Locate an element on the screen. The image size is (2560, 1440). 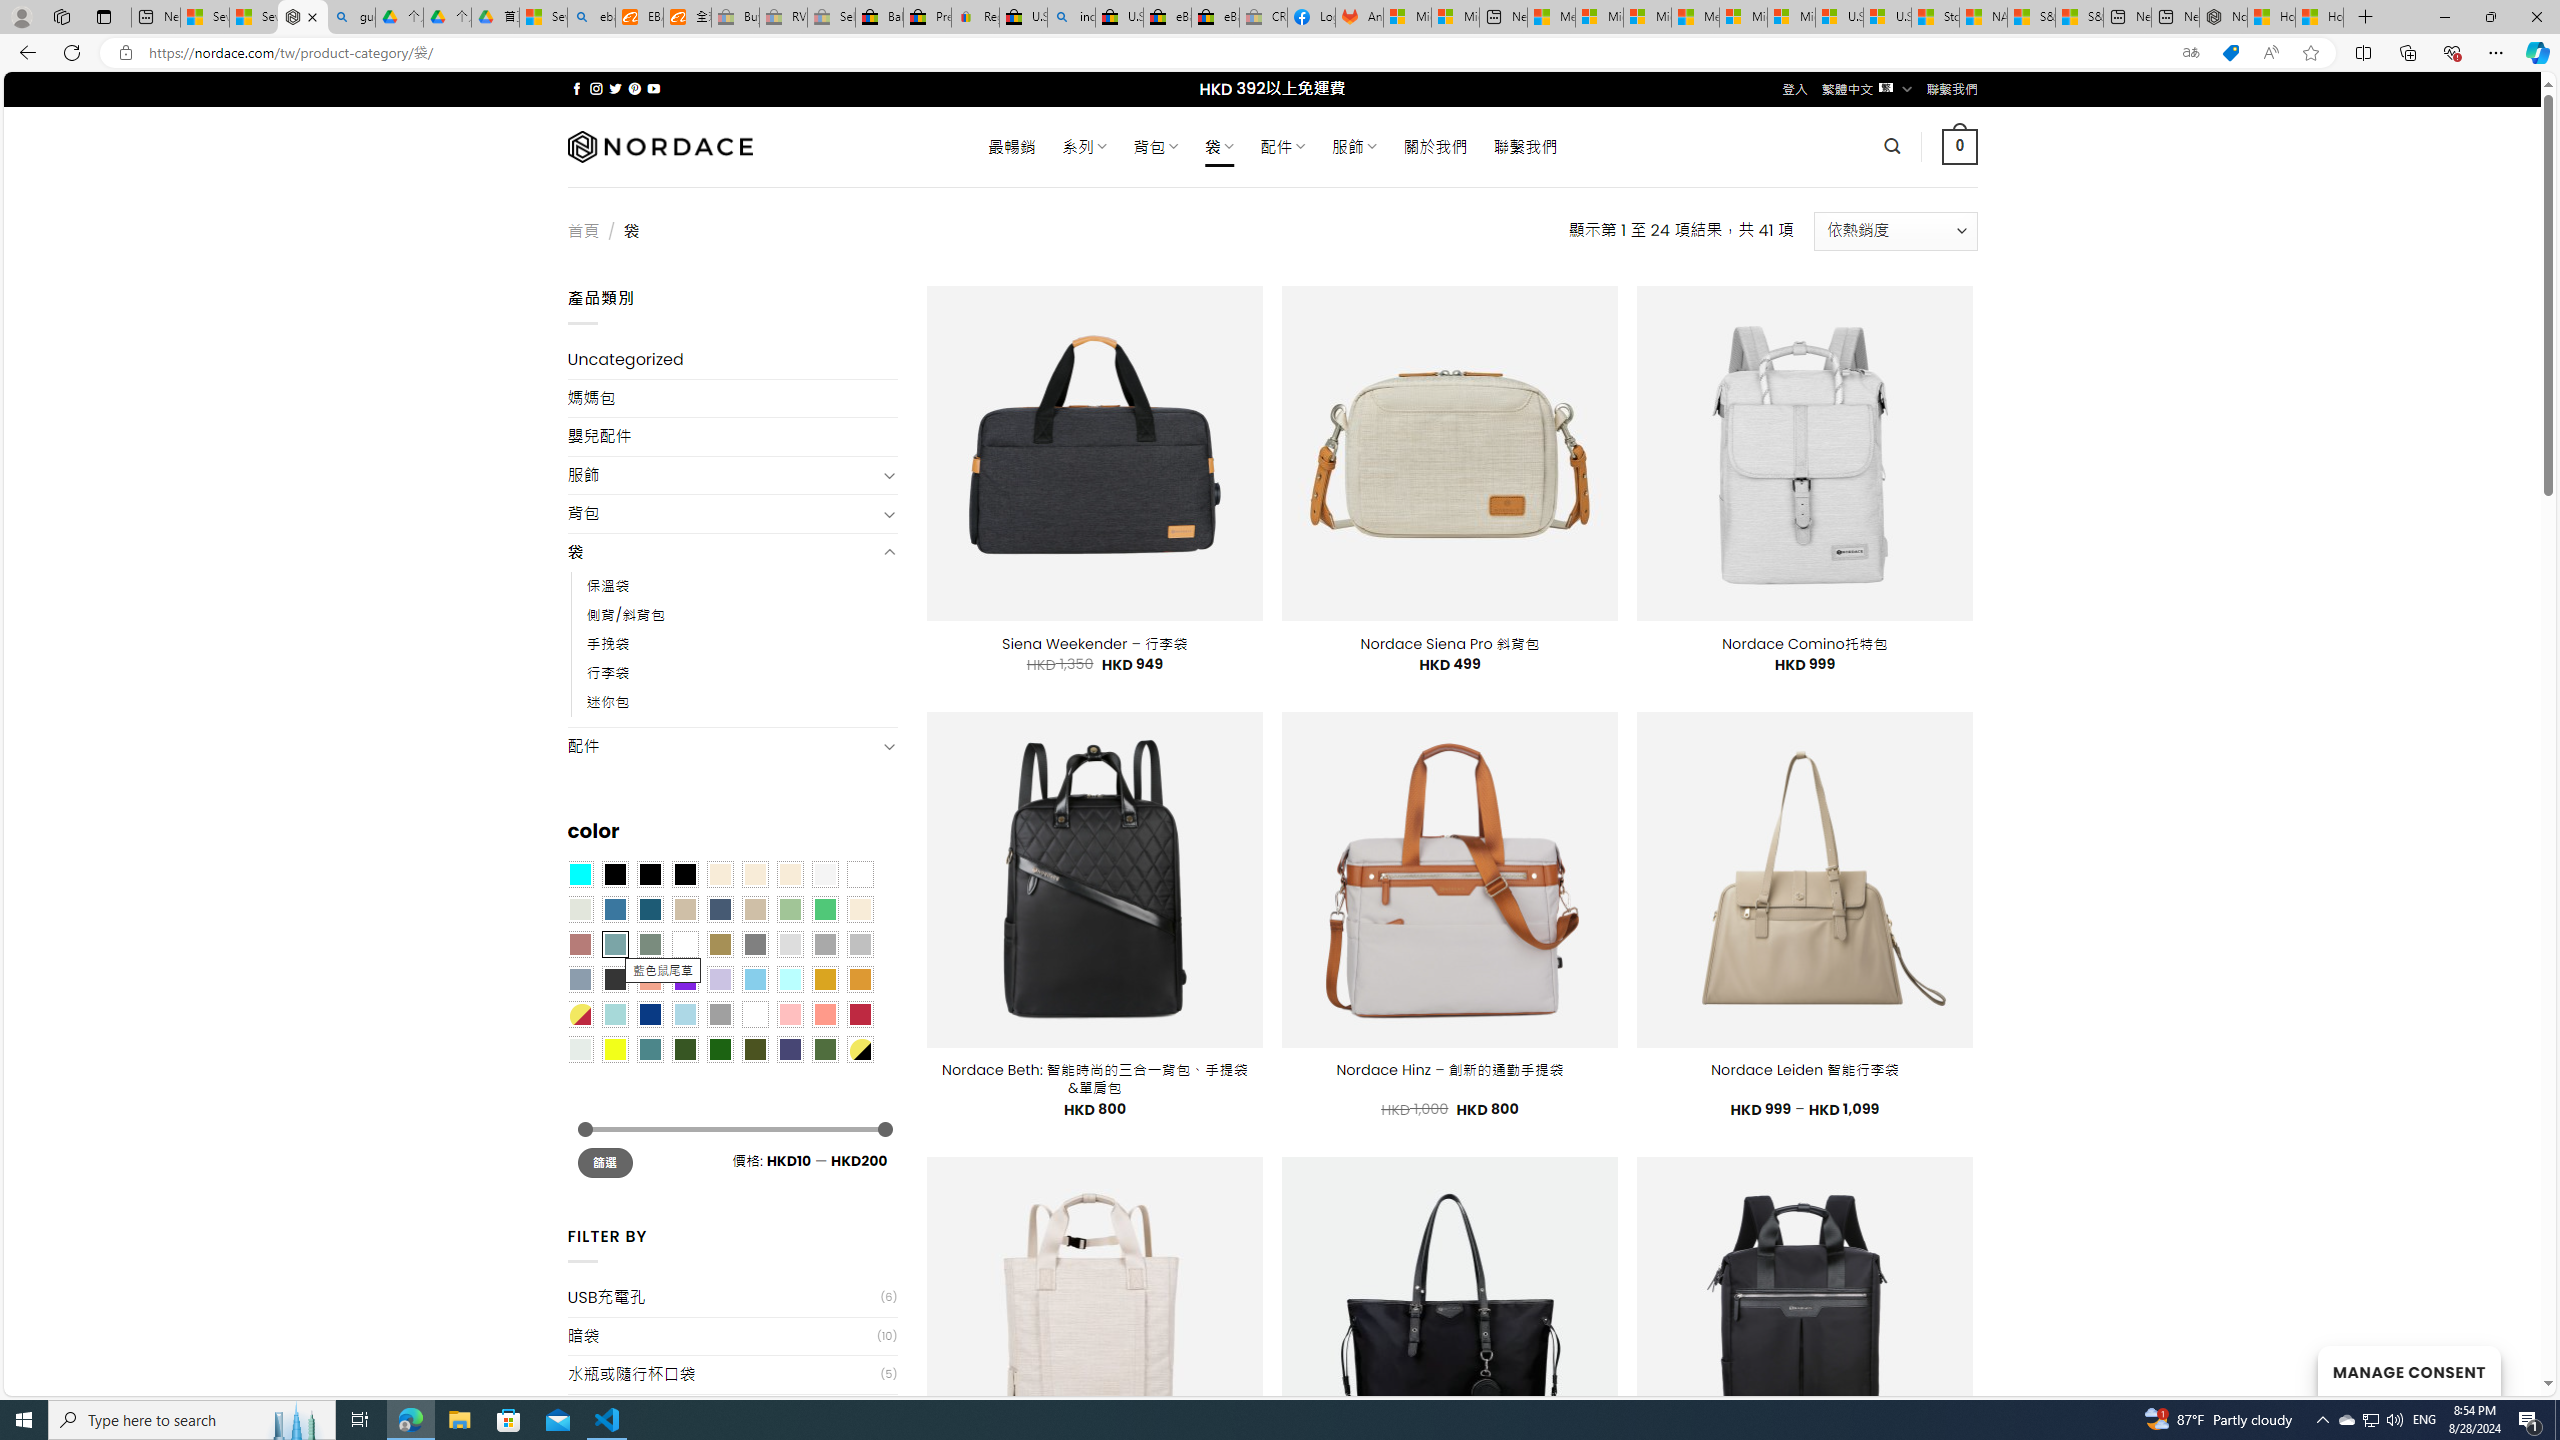
'Close' is located at coordinates (2535, 16).